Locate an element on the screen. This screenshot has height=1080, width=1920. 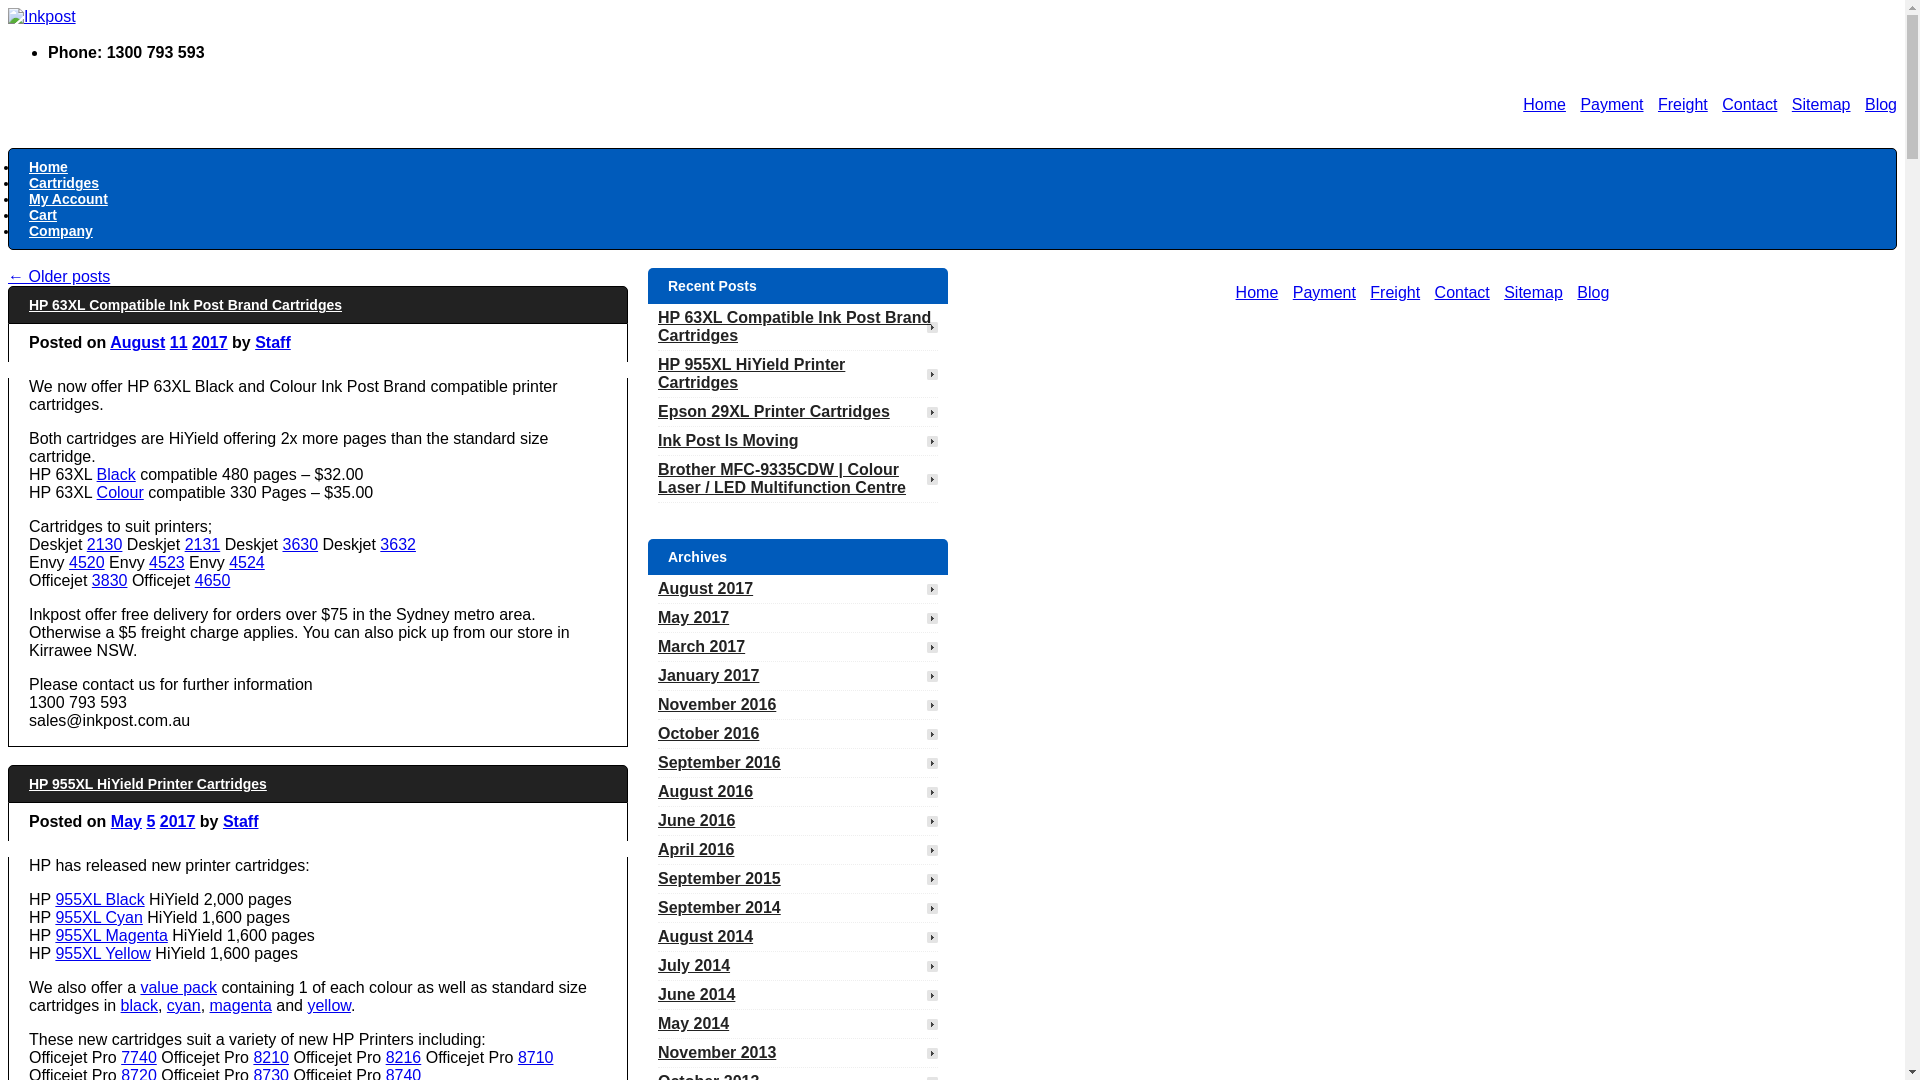
'June 2014' is located at coordinates (706, 994).